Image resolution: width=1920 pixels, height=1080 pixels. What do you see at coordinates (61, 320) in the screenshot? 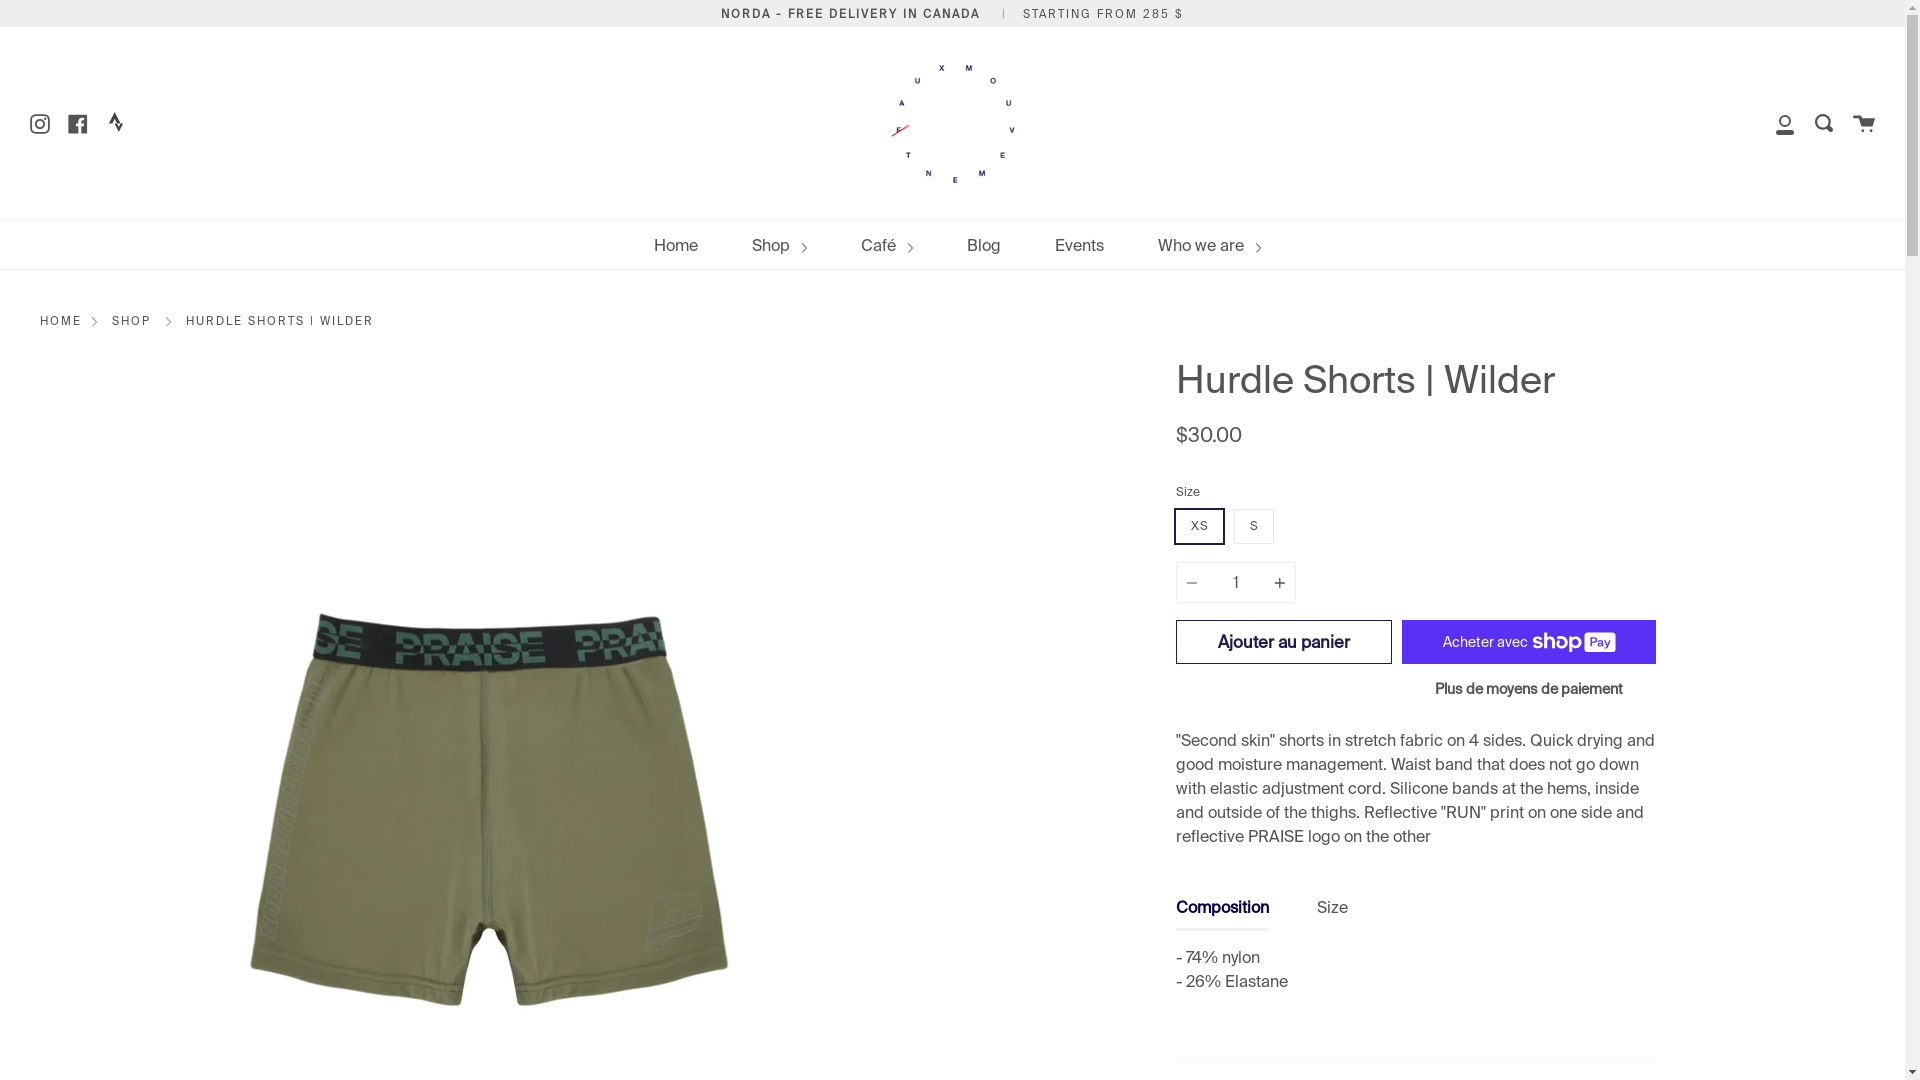
I see `'HOME'` at bounding box center [61, 320].